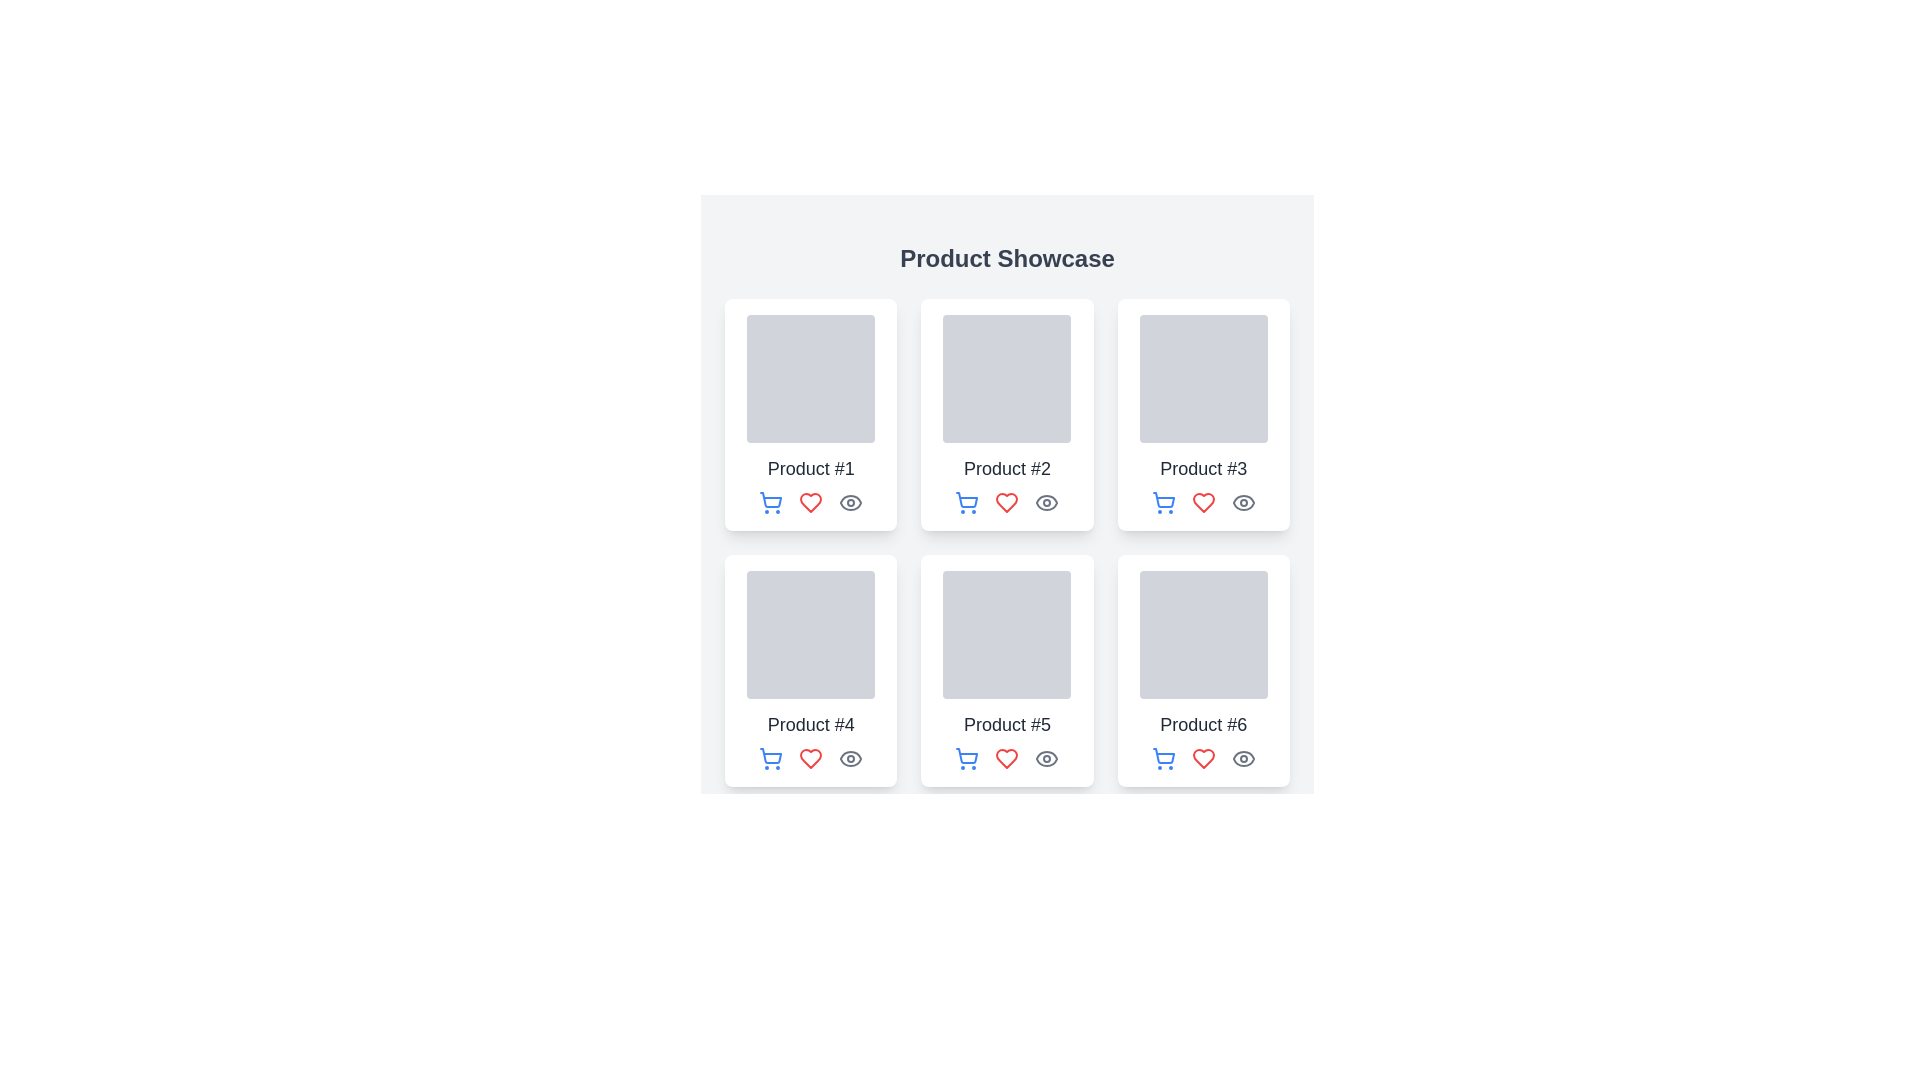 This screenshot has width=1920, height=1080. Describe the element at coordinates (967, 759) in the screenshot. I see `the shopping cart icon, which is a blue interactive button located in the second row under the Product #5 card in a grid layout` at that location.